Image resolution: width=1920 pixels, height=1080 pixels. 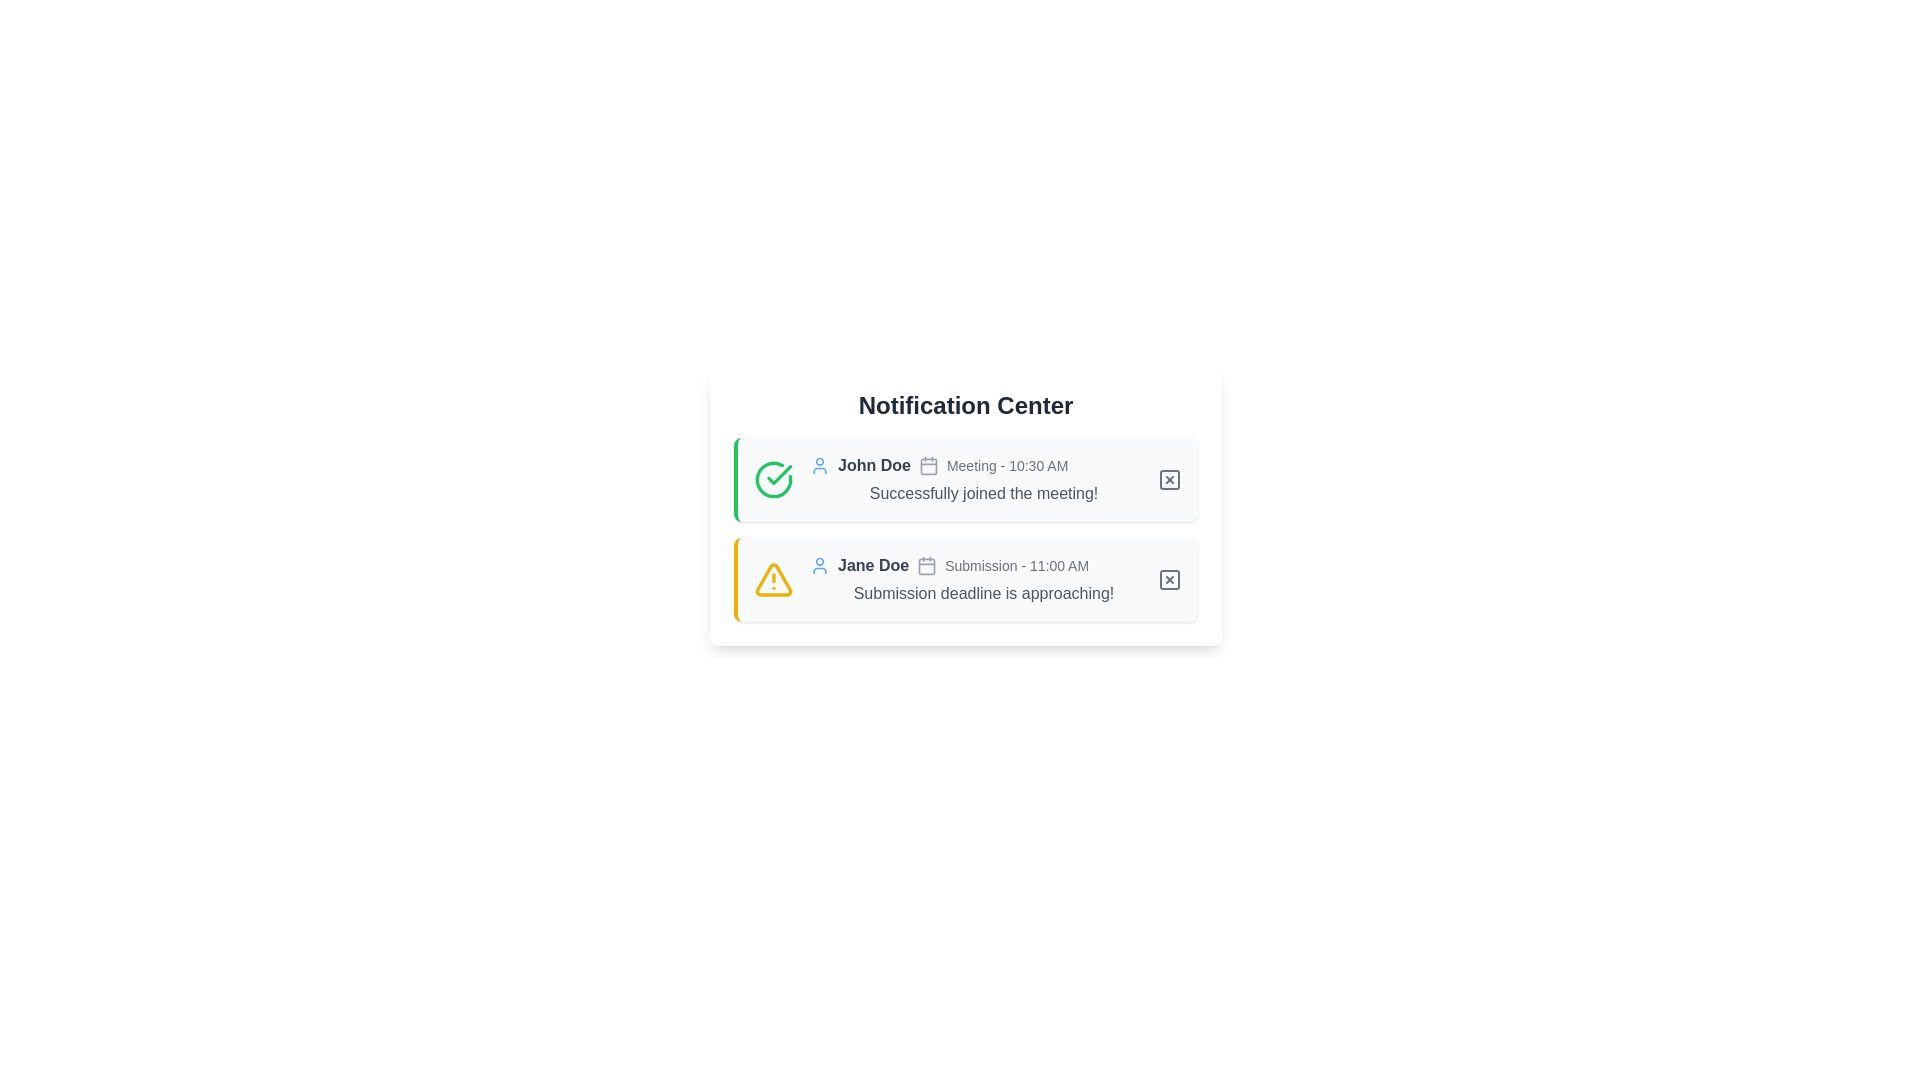 I want to click on the text label that displays 'Submission deadline is approaching!' in the Notification Center under the notification titled 'Jane Doe | Submission - 11:00 AM', so click(x=983, y=593).